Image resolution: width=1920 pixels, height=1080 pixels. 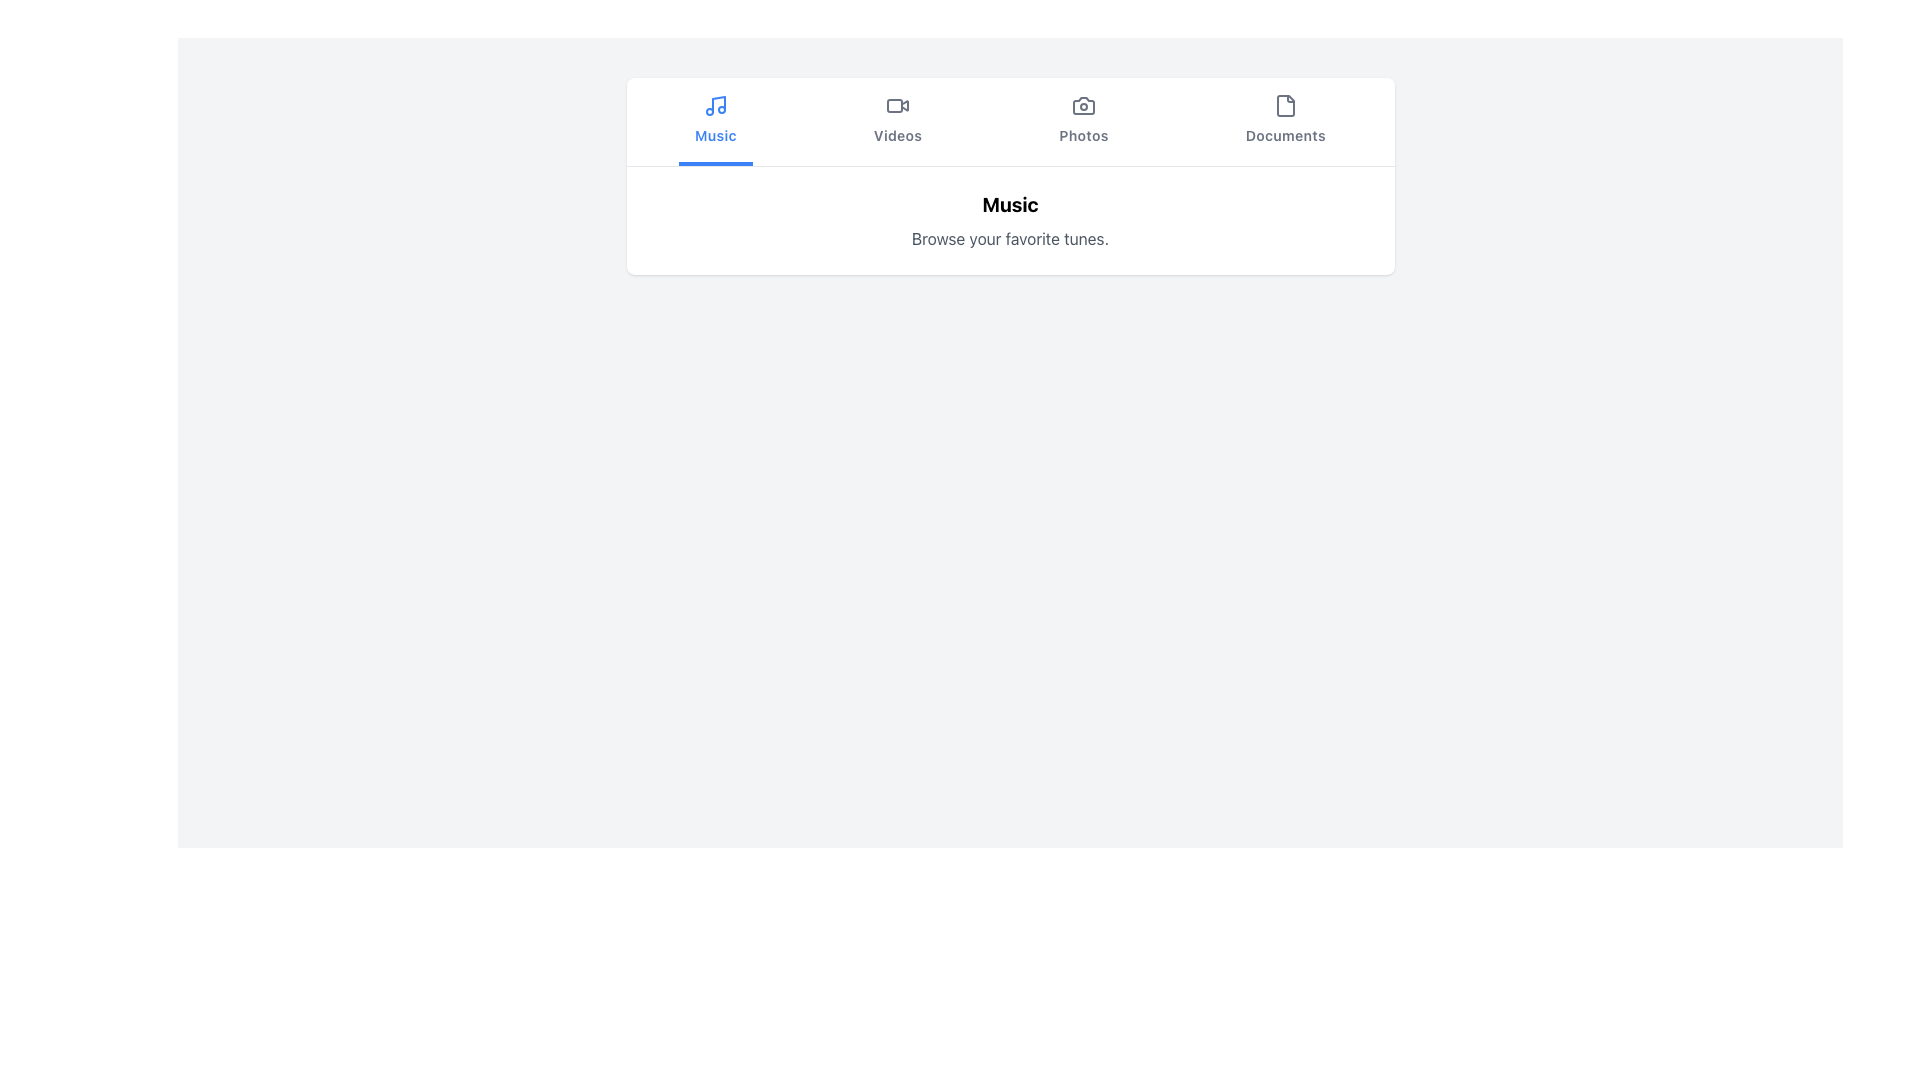 What do you see at coordinates (715, 122) in the screenshot?
I see `the active 'Music' Navigation tab which includes a musical note icon and a bold blue label, positioned at the top left of the section` at bounding box center [715, 122].